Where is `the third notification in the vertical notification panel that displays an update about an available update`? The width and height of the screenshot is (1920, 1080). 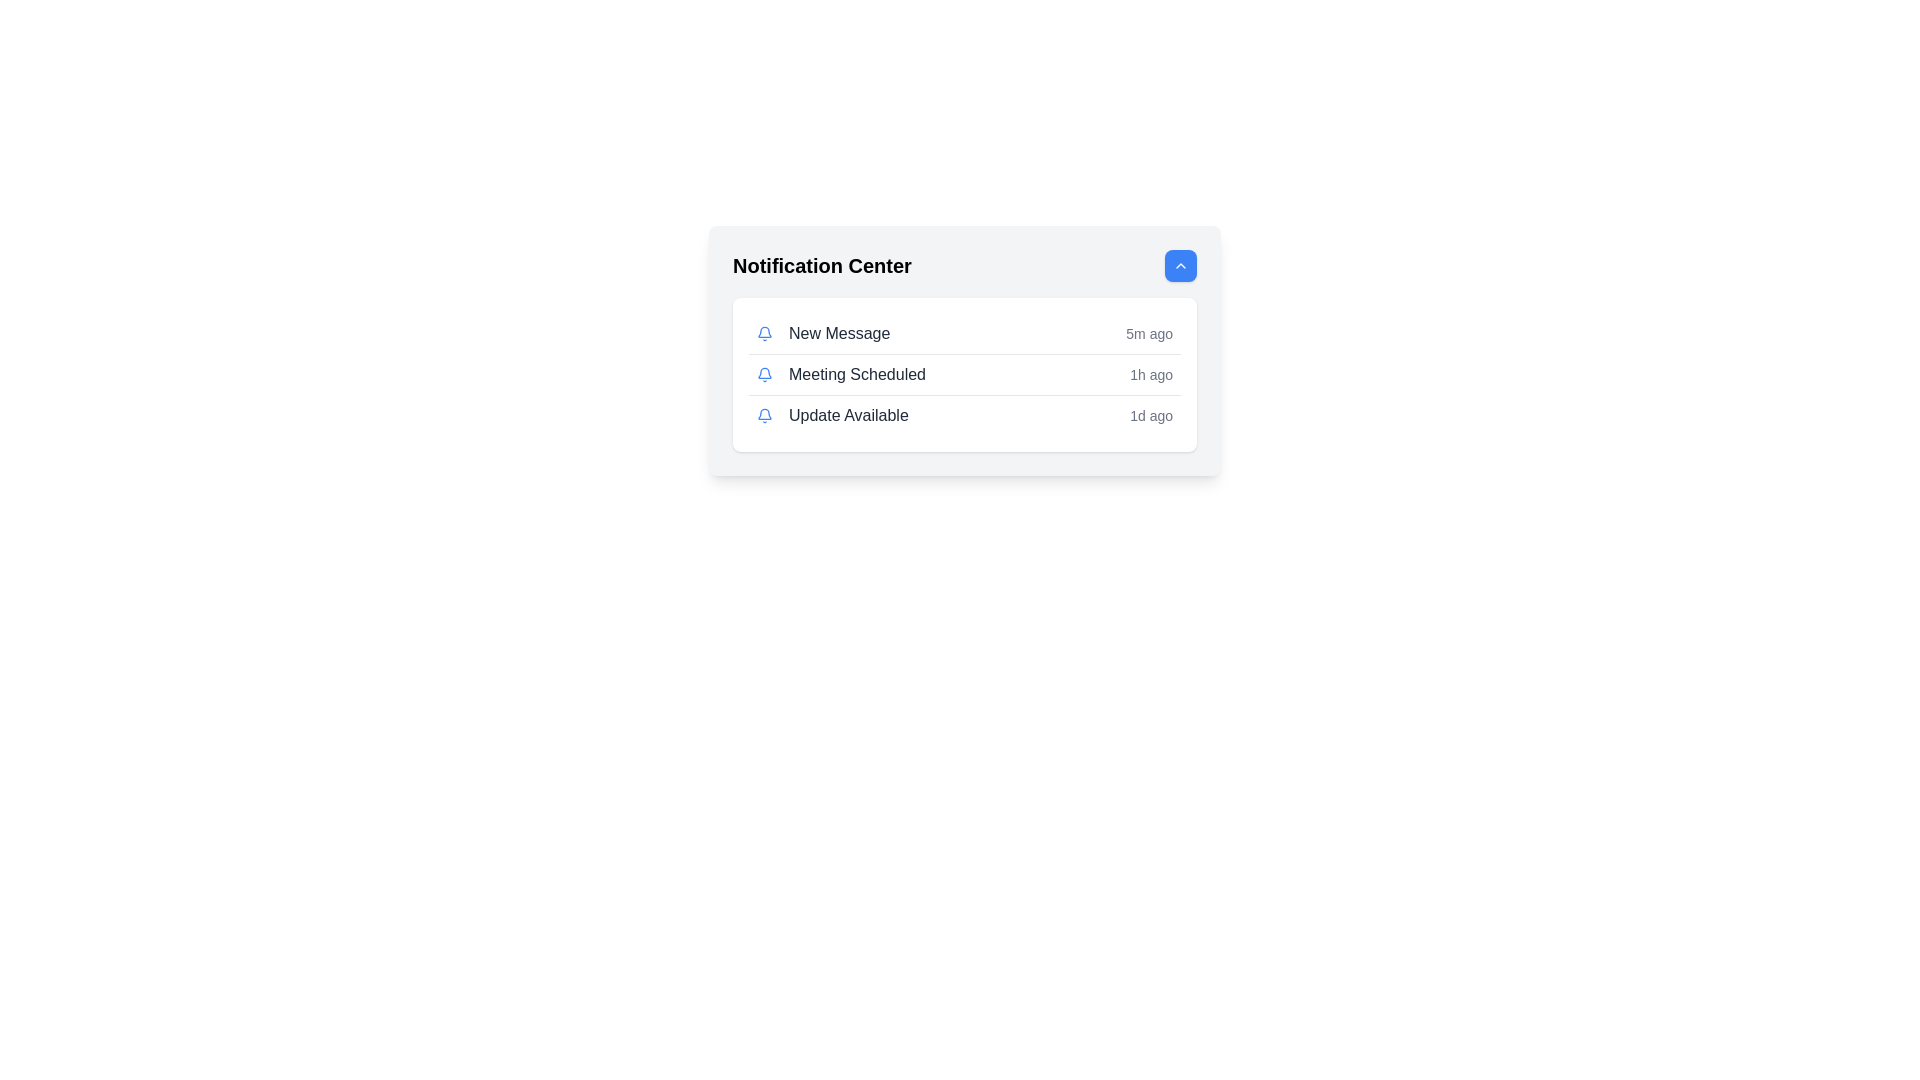 the third notification in the vertical notification panel that displays an update about an available update is located at coordinates (832, 415).